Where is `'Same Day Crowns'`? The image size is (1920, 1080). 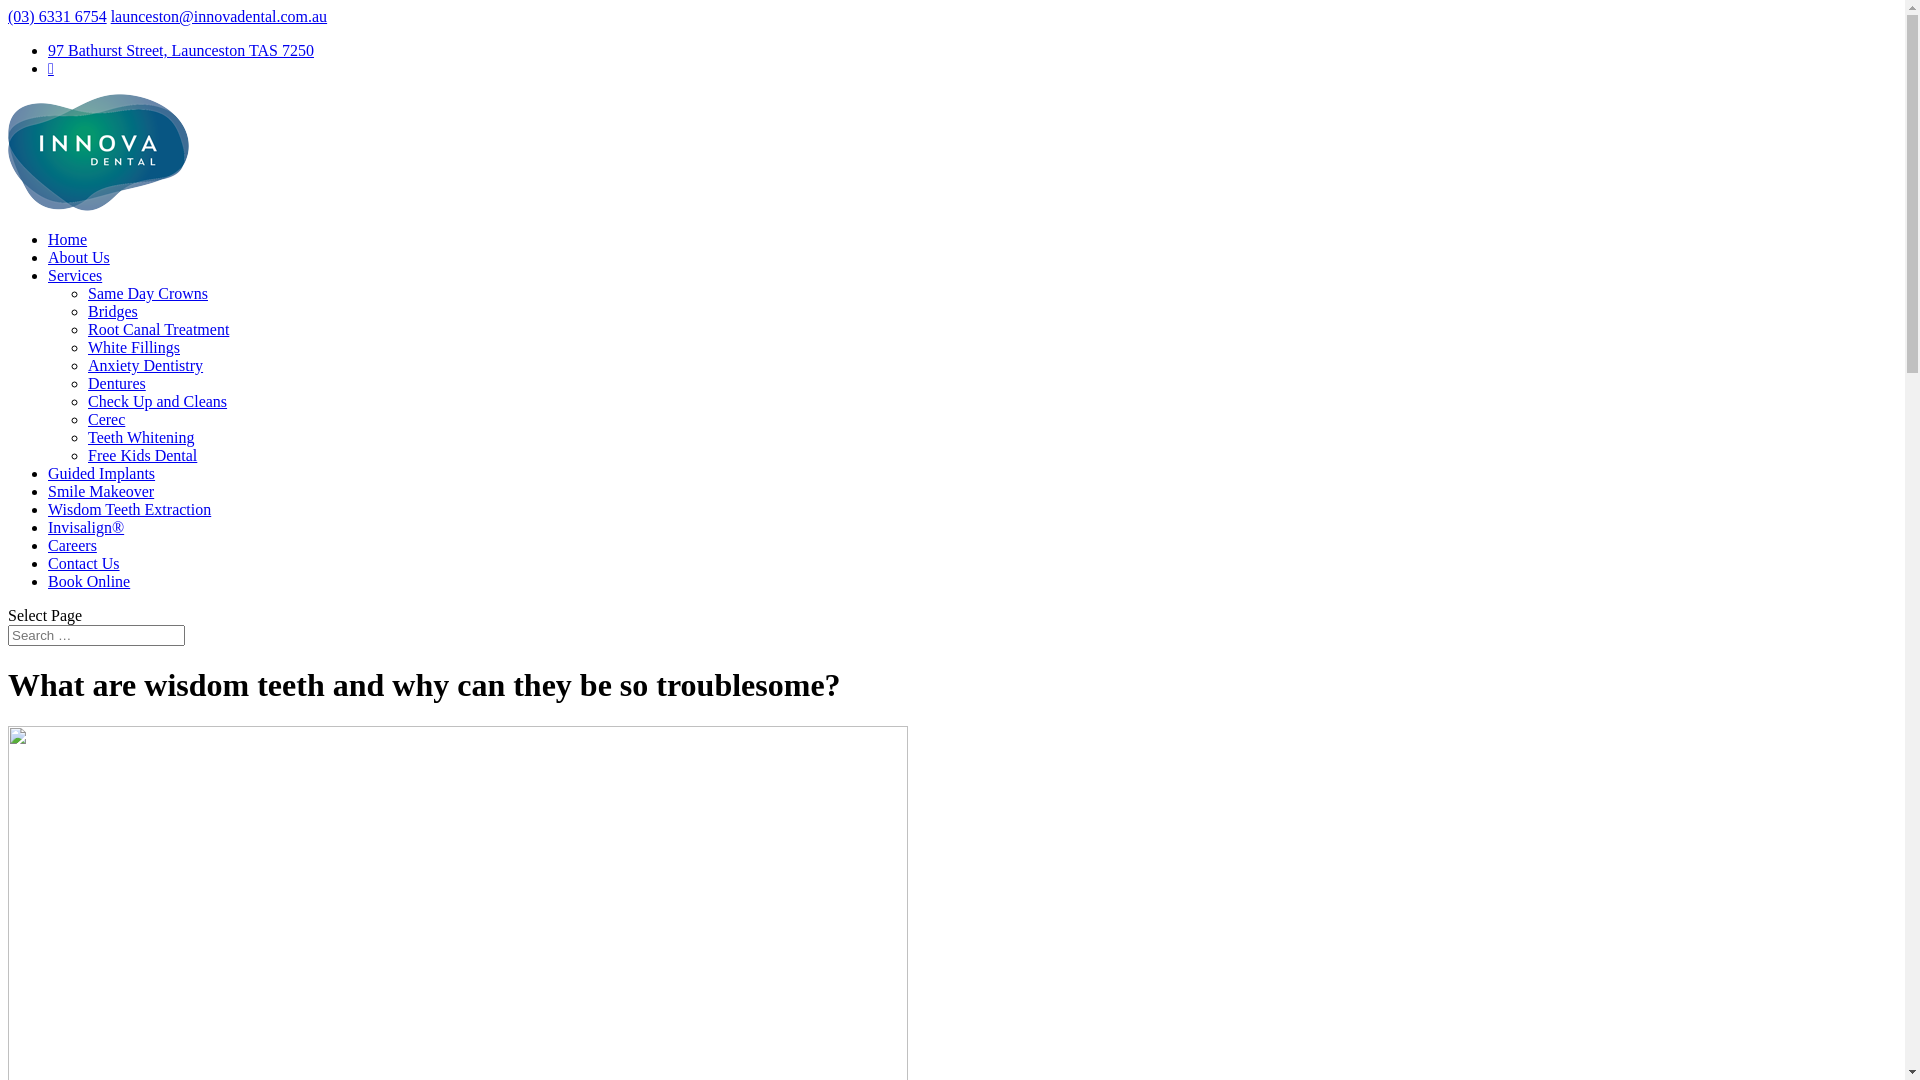 'Same Day Crowns' is located at coordinates (147, 293).